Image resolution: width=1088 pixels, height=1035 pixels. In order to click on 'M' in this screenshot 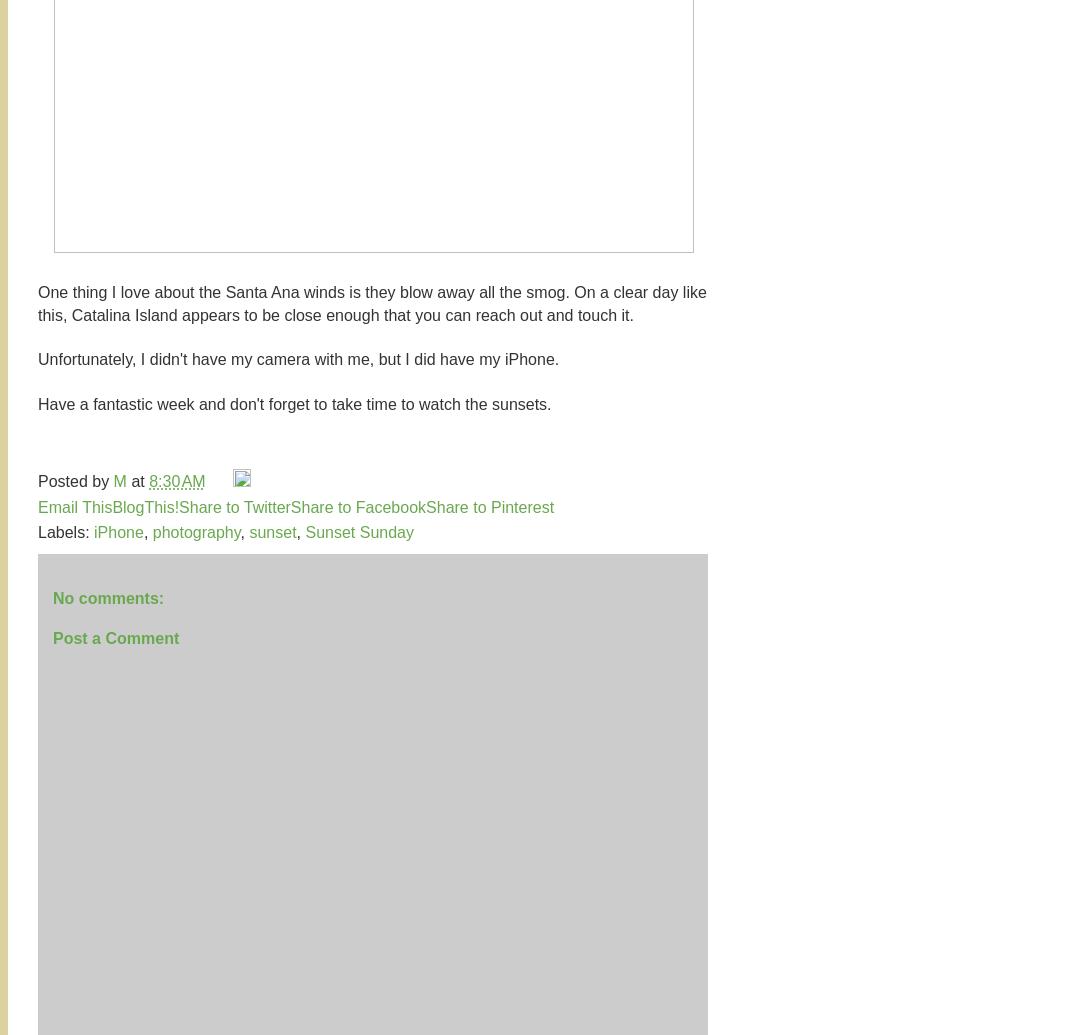, I will do `click(121, 481)`.